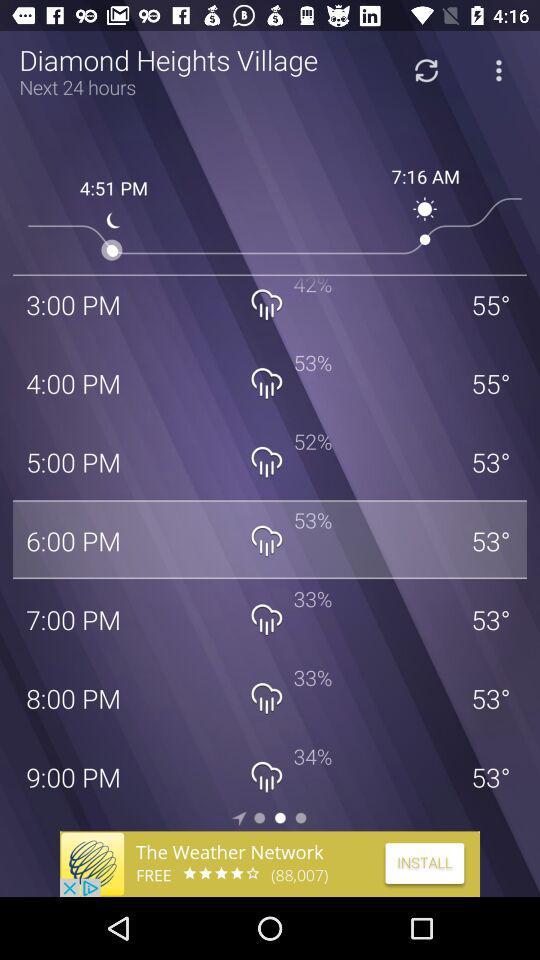 The width and height of the screenshot is (540, 960). What do you see at coordinates (425, 70) in the screenshot?
I see `the refresh icon` at bounding box center [425, 70].